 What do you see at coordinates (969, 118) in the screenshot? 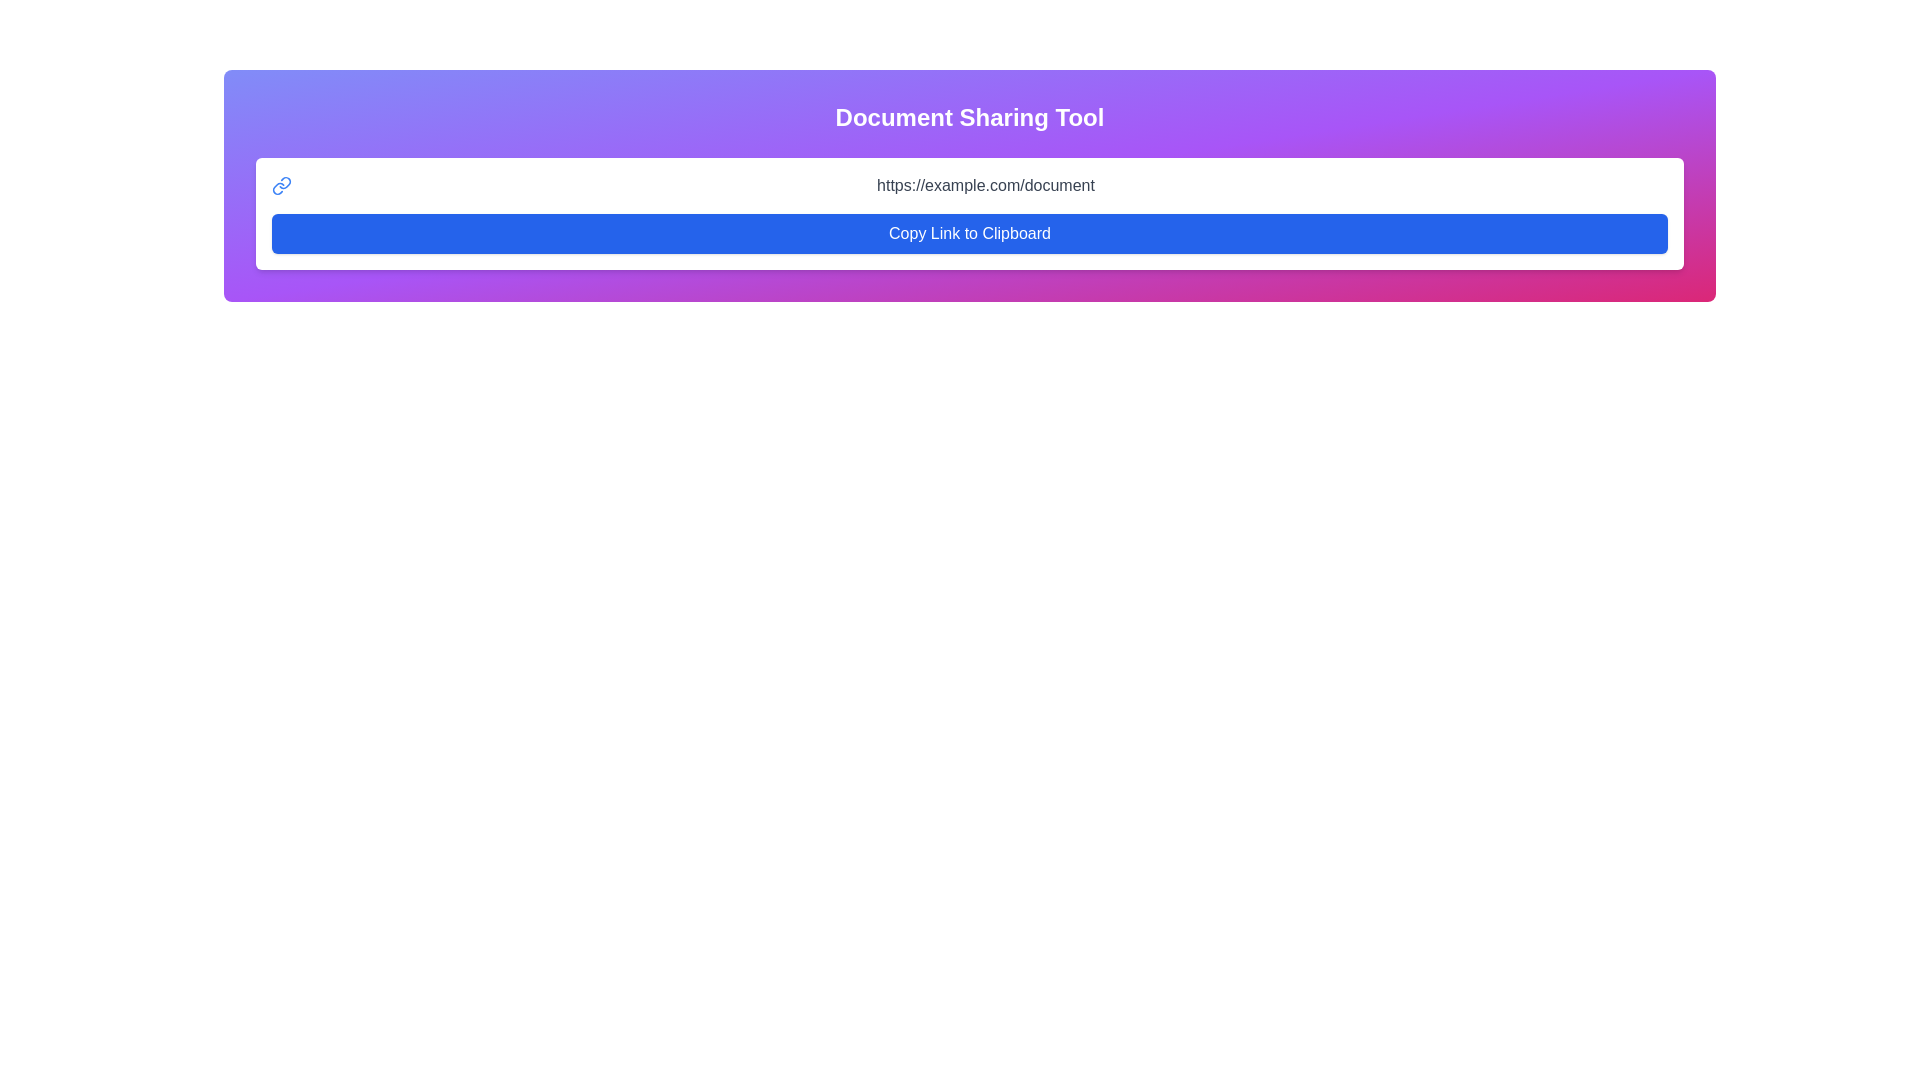
I see `text displayed in the header labeled 'Document Sharing Tool', which is styled in a bold, large font with a gradient background` at bounding box center [969, 118].